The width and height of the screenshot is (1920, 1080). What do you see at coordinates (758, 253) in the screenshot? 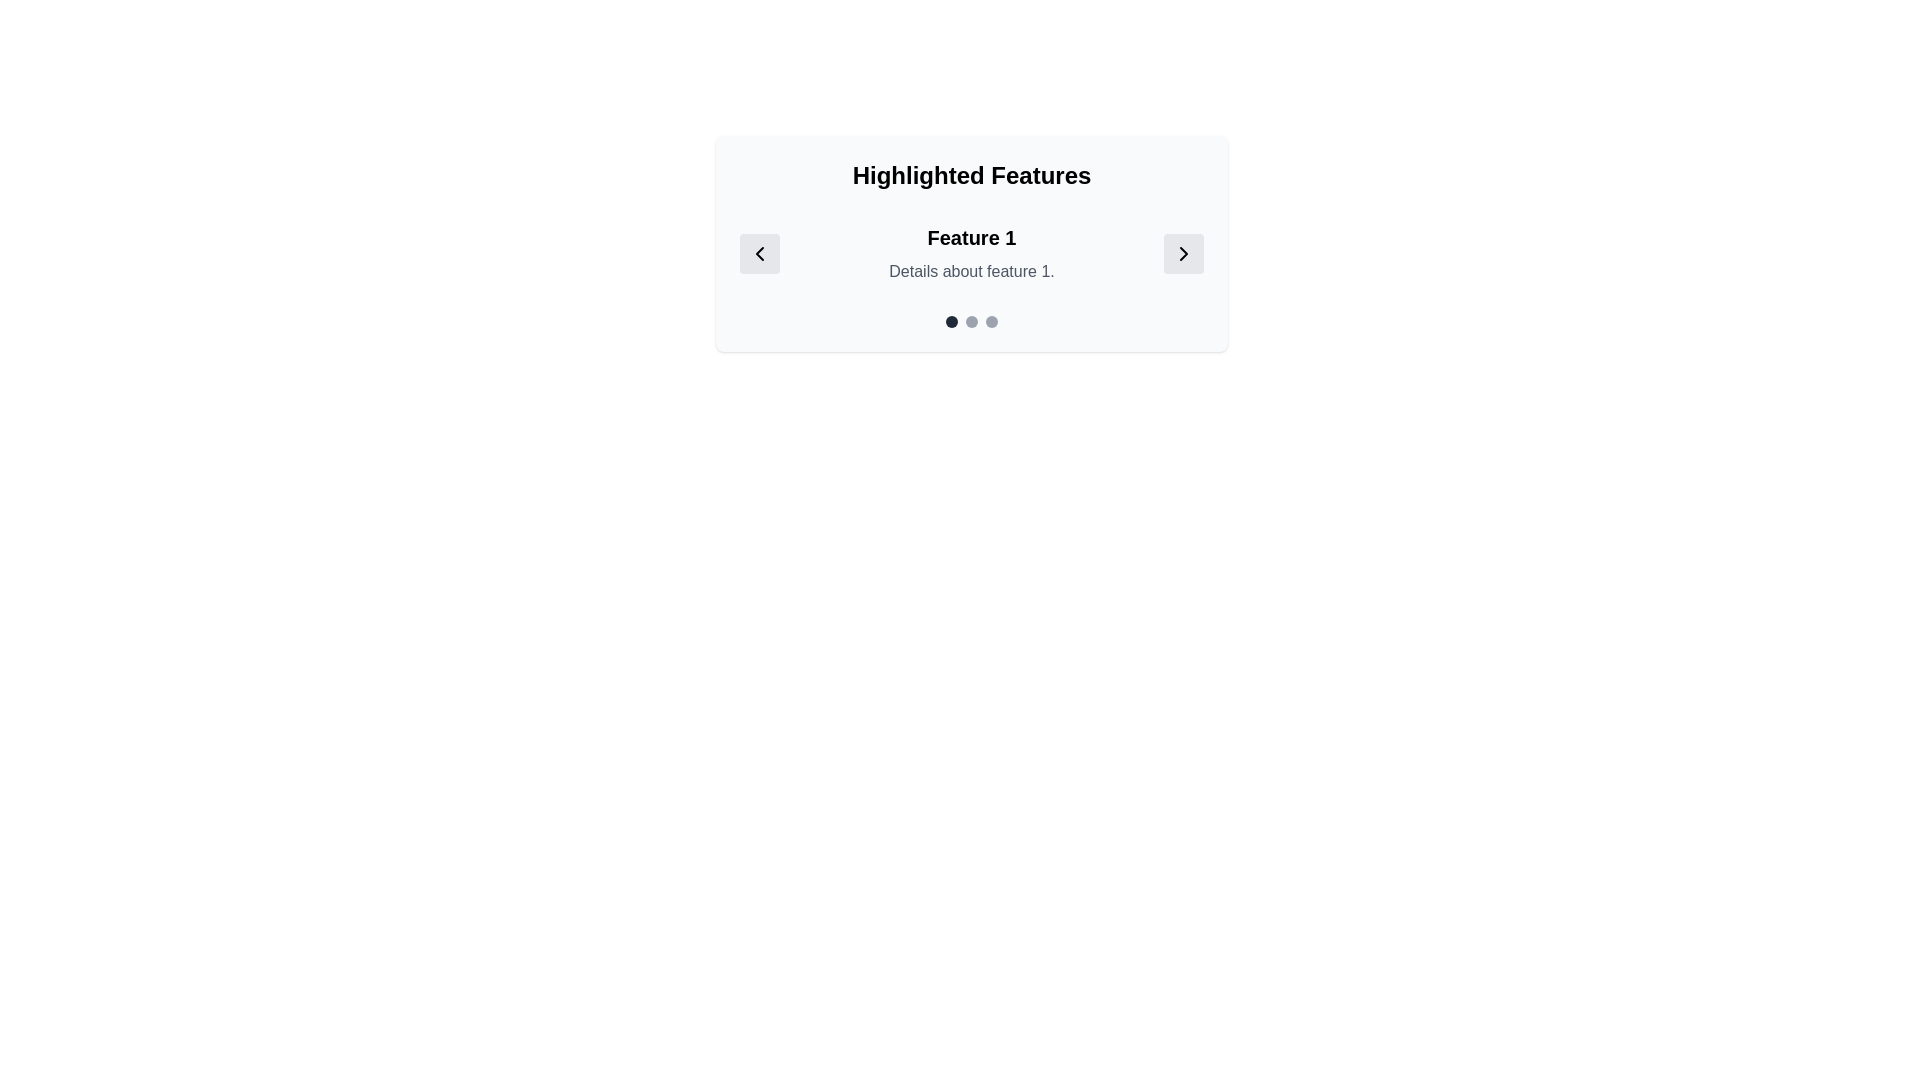
I see `the left-pointing chevron navigation button located on the left side of the 'Highlighted Features' content pane, aligned with the 'Feature 1' description block` at bounding box center [758, 253].